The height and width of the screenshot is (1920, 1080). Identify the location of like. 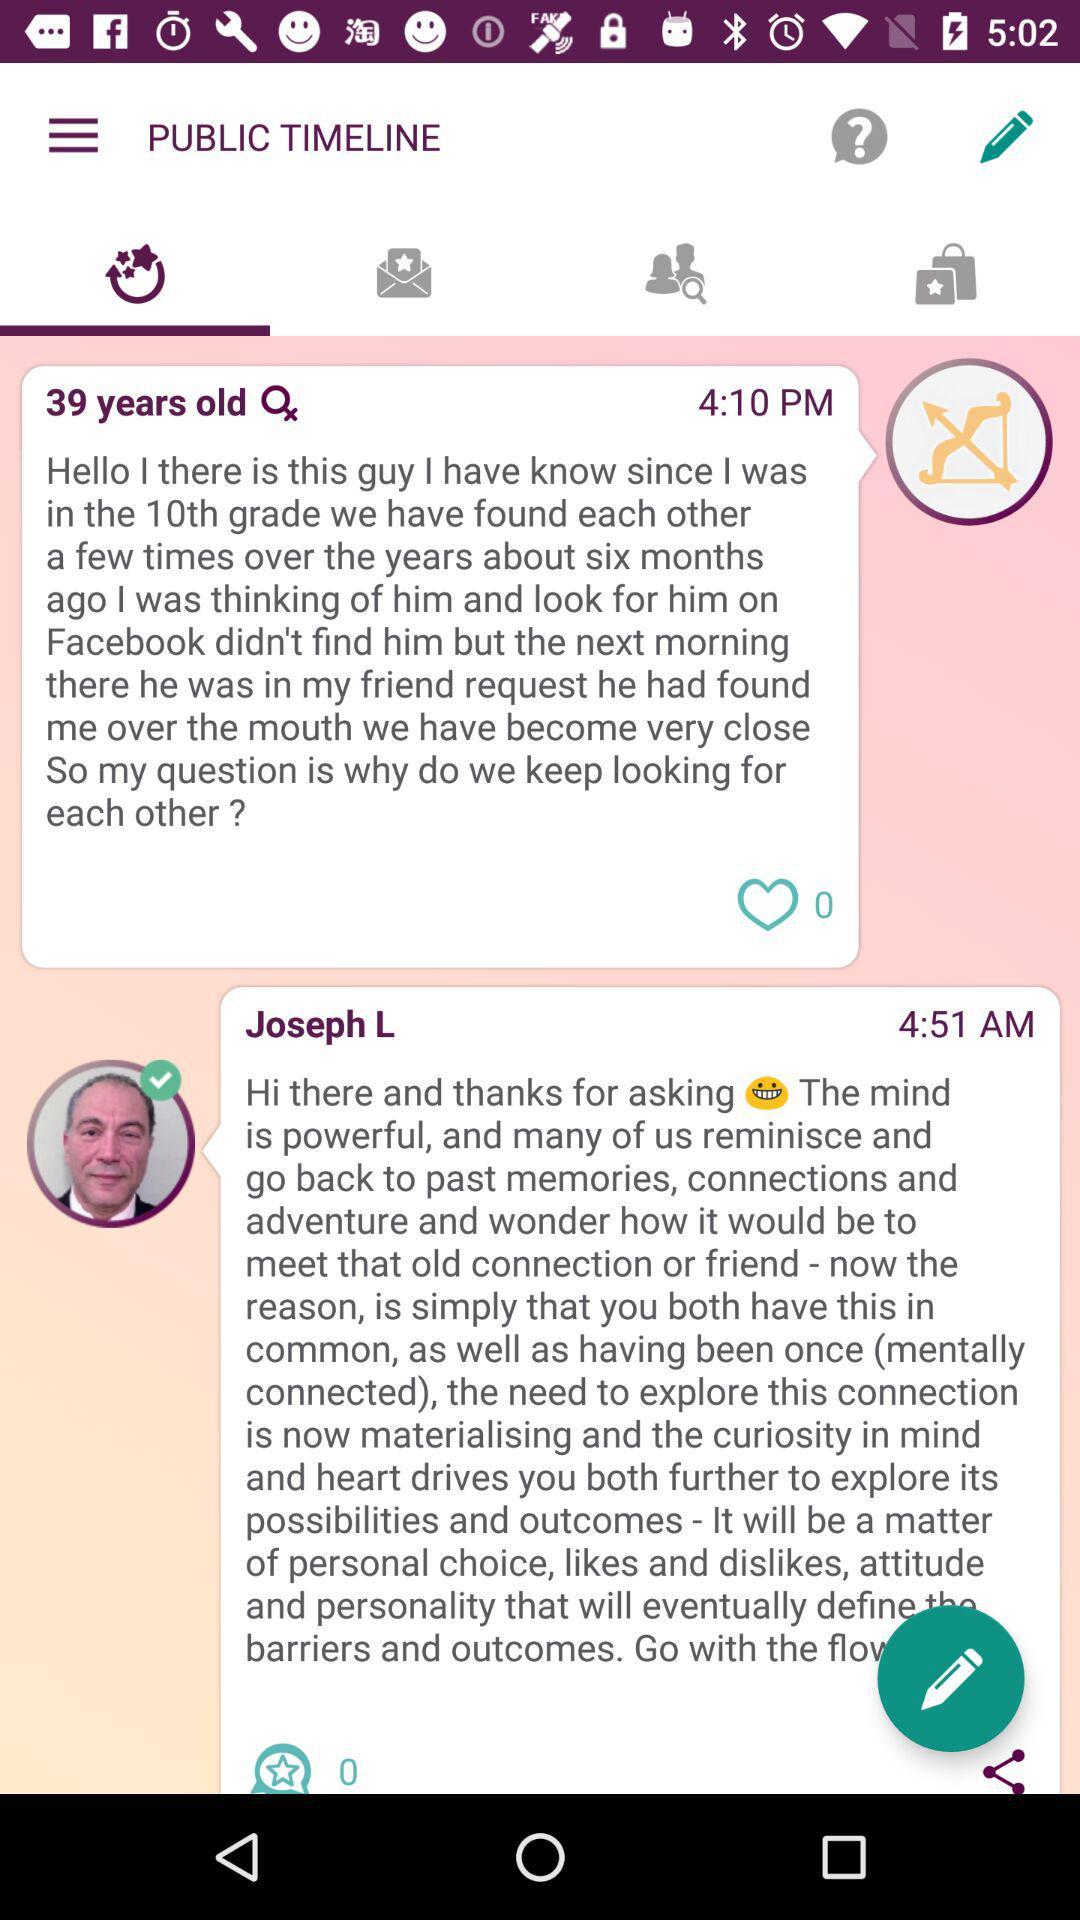
(766, 901).